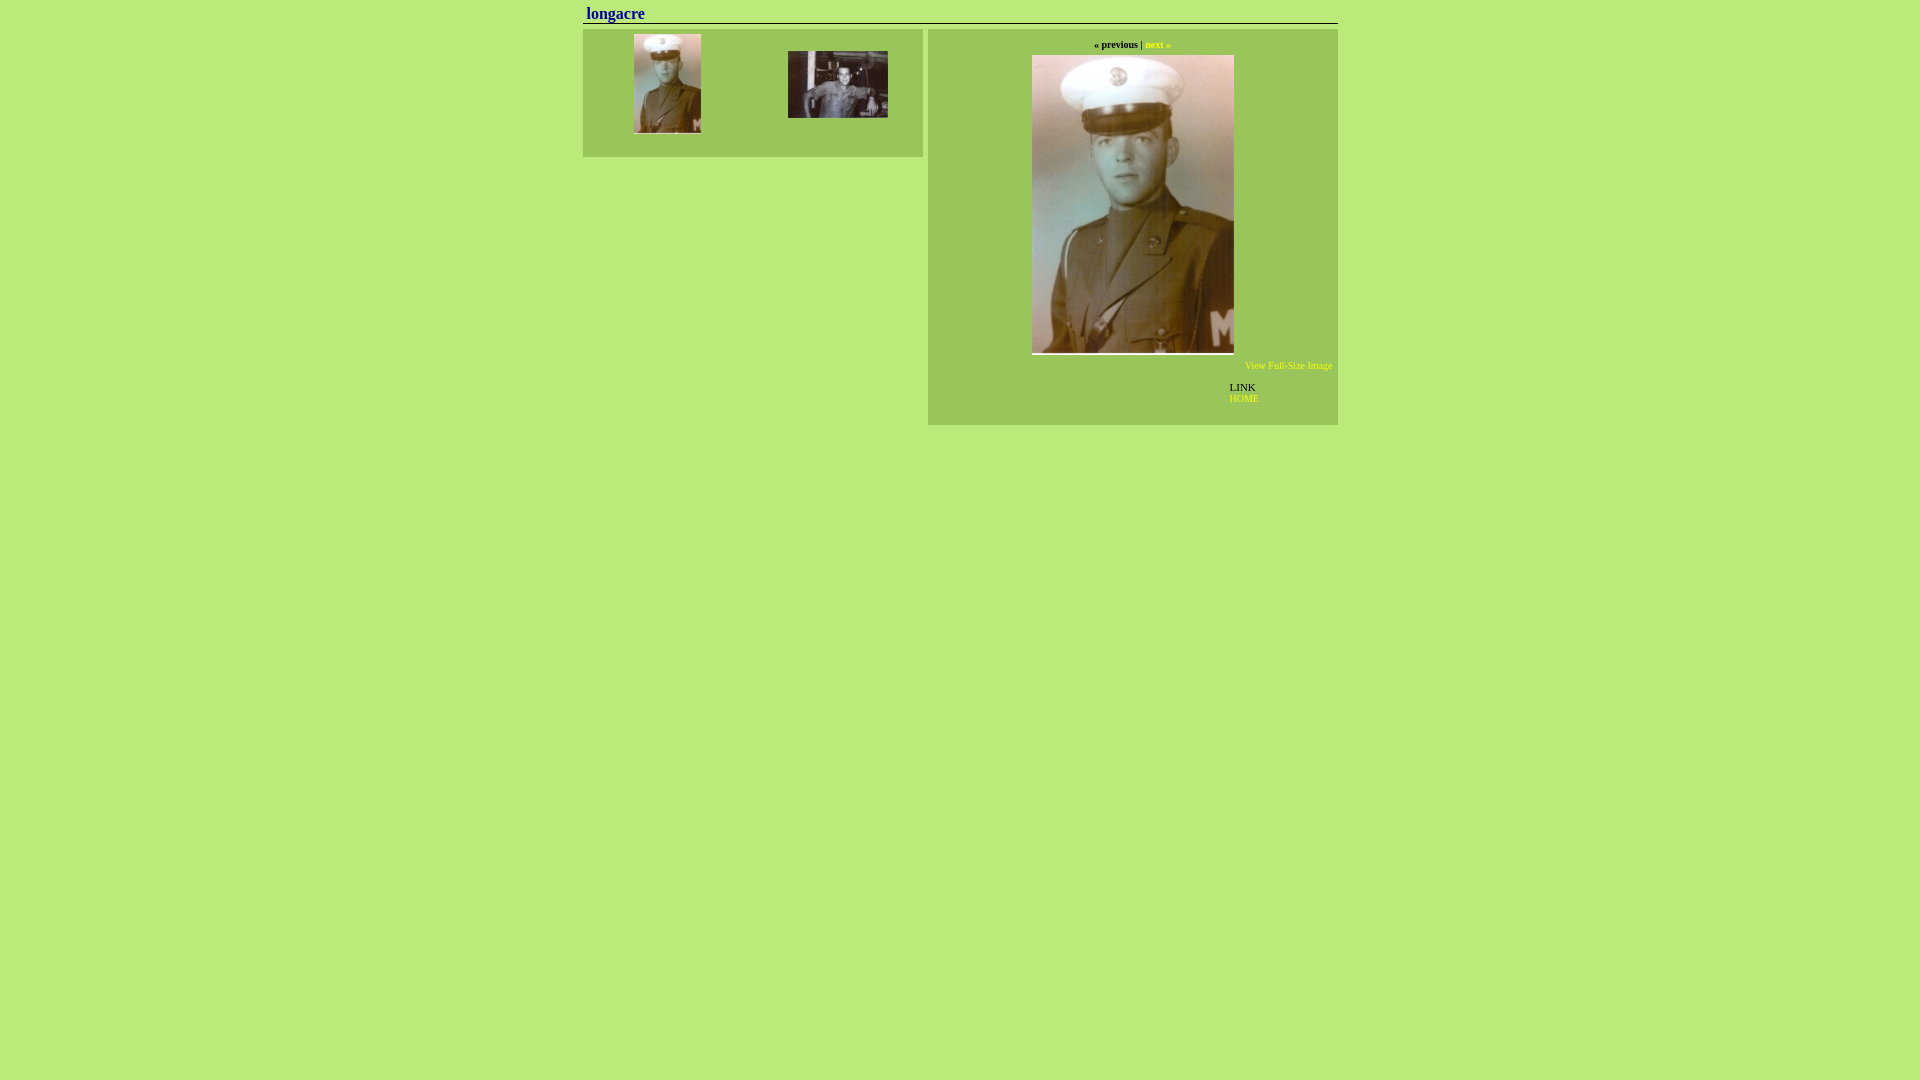 The height and width of the screenshot is (1080, 1920). Describe the element at coordinates (1243, 398) in the screenshot. I see `'HOME'` at that location.